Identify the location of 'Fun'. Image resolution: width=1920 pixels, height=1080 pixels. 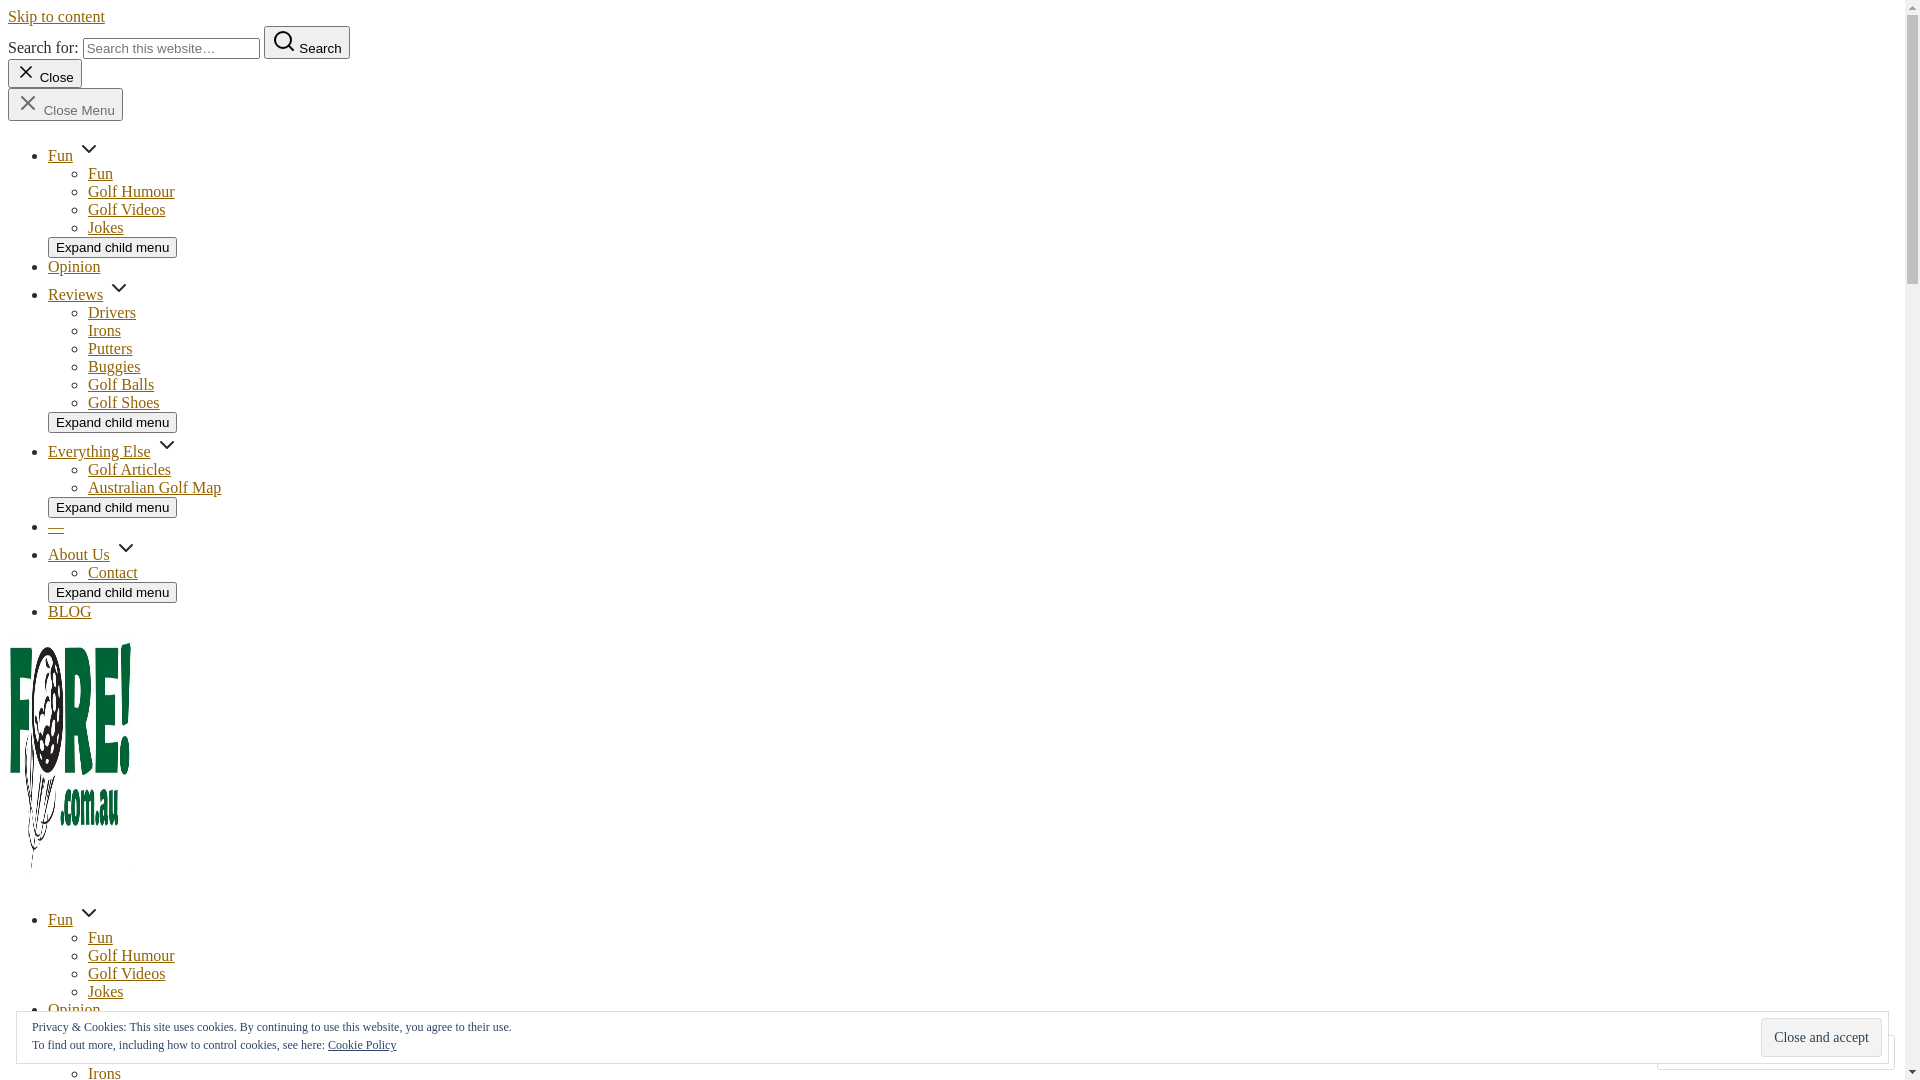
(99, 937).